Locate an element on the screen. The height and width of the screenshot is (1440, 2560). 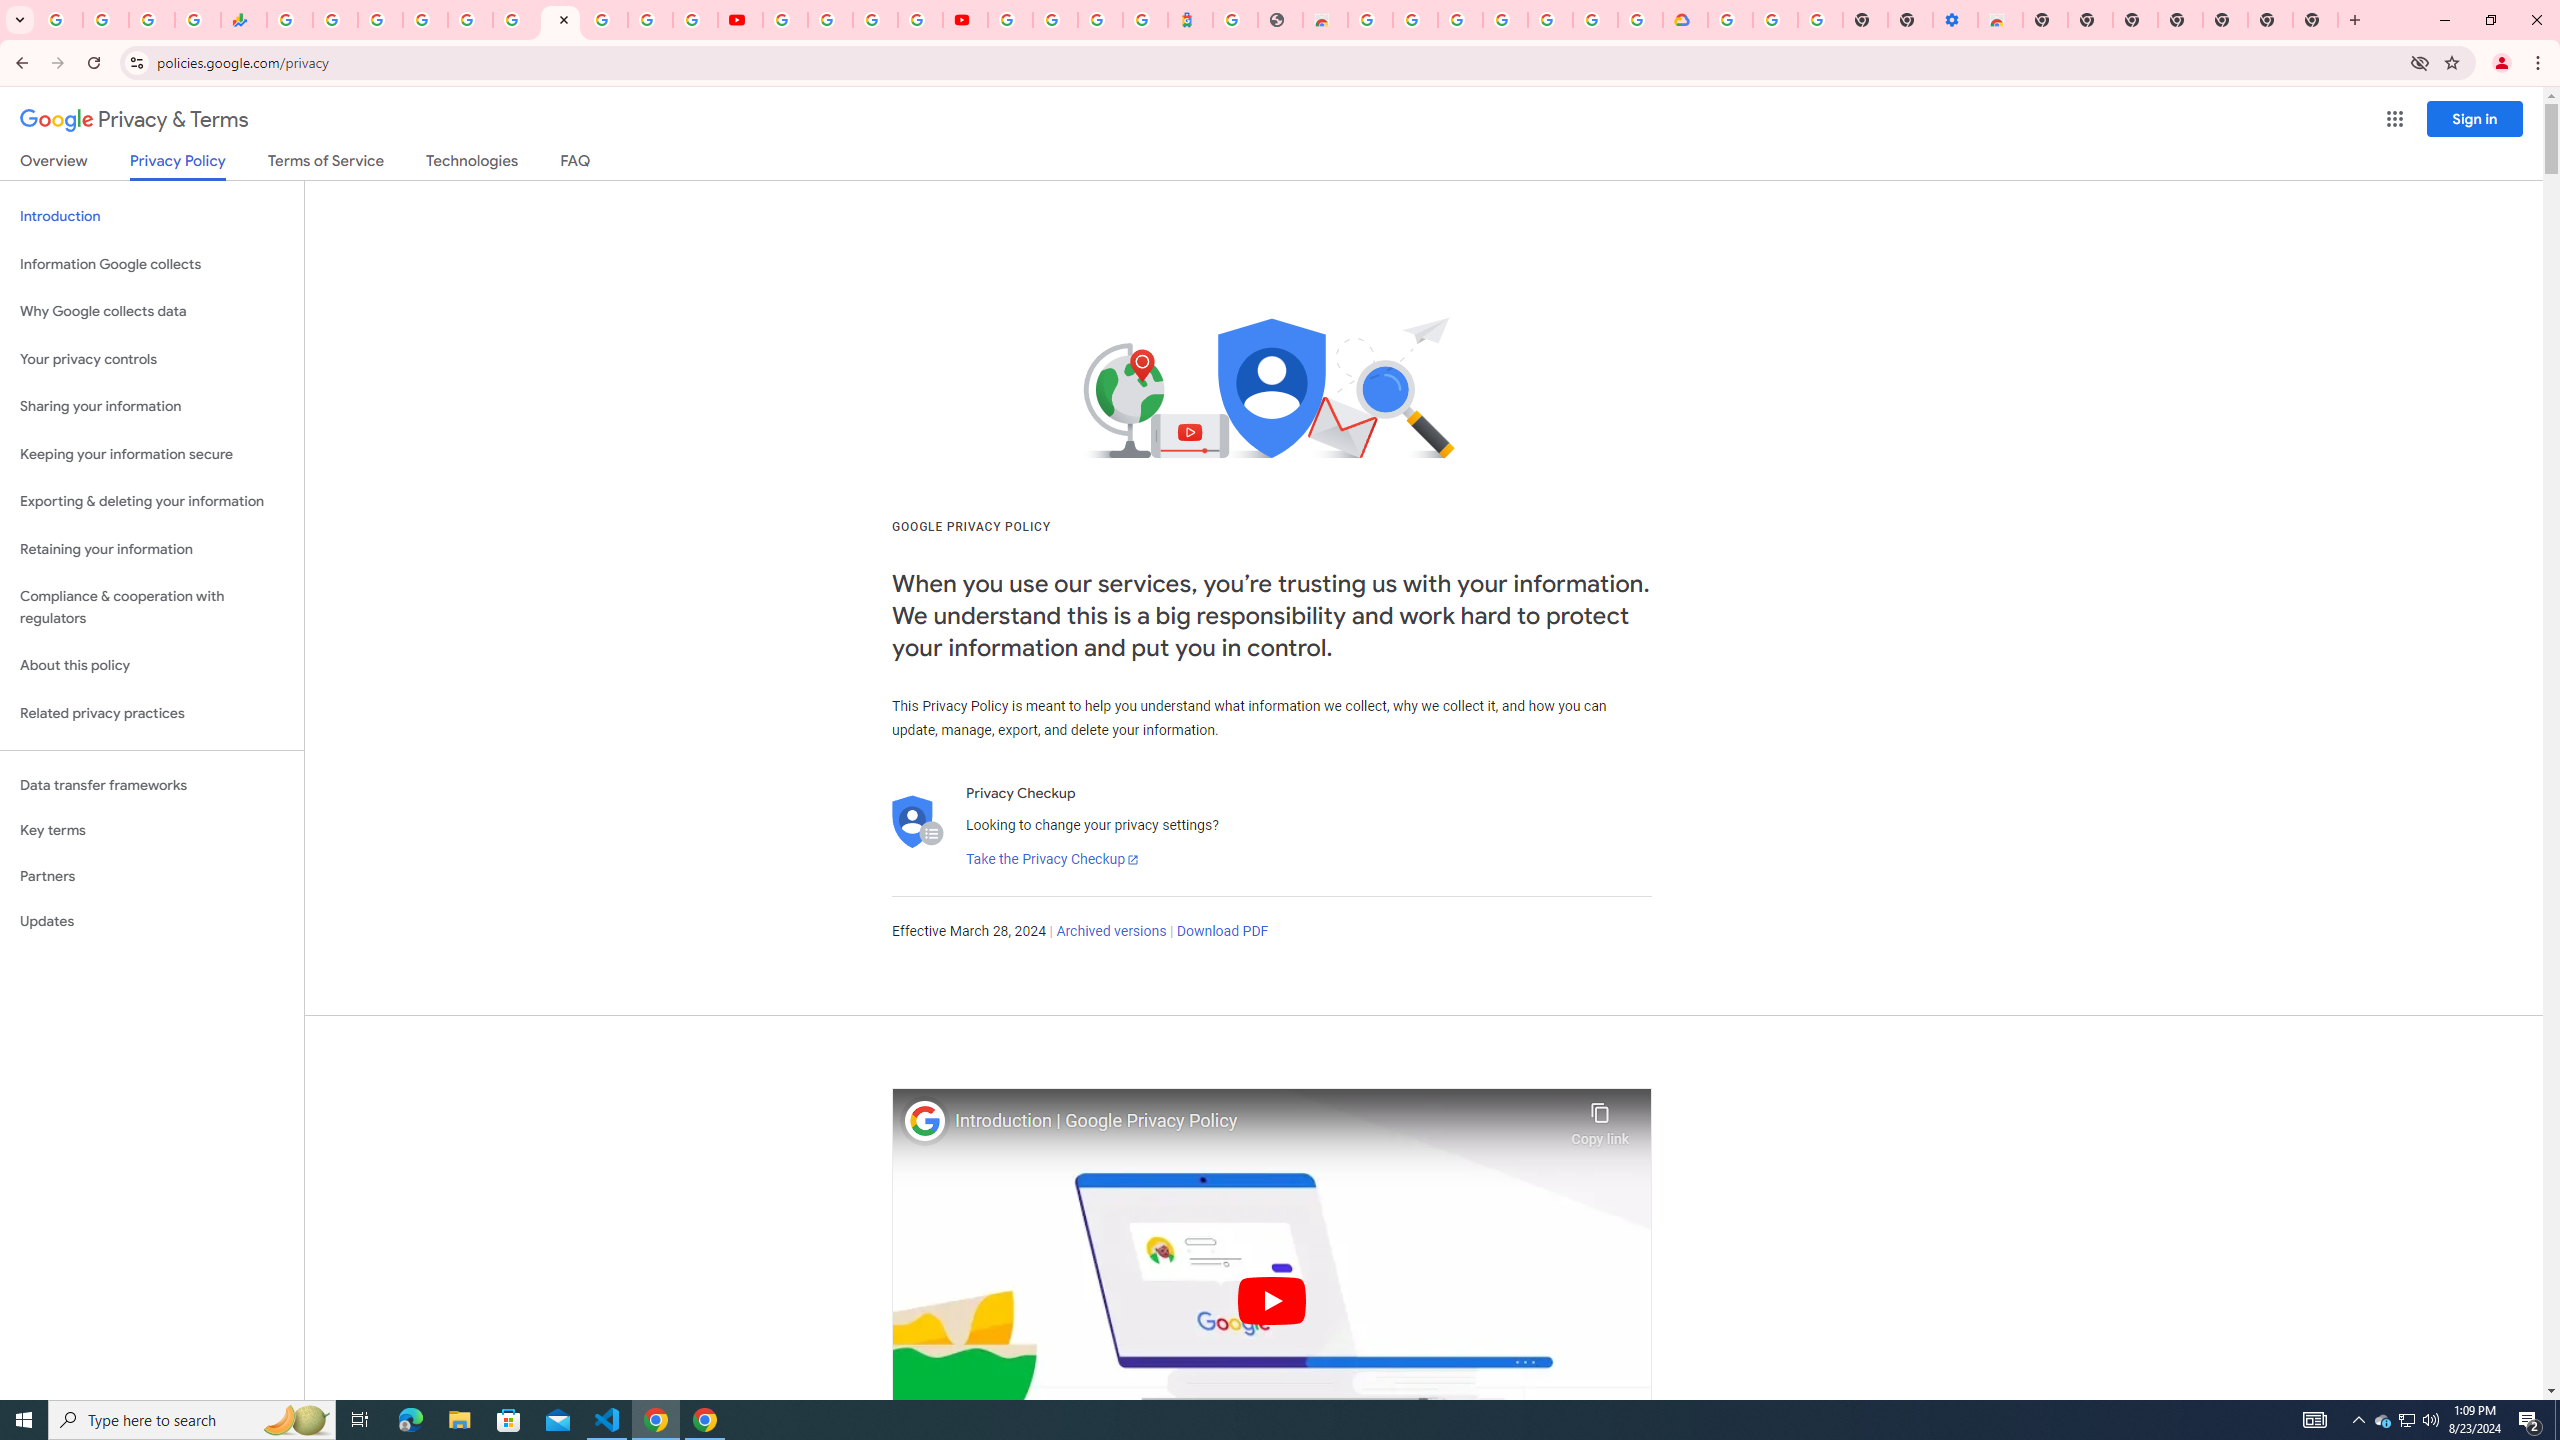
'New Tab' is located at coordinates (2315, 19).